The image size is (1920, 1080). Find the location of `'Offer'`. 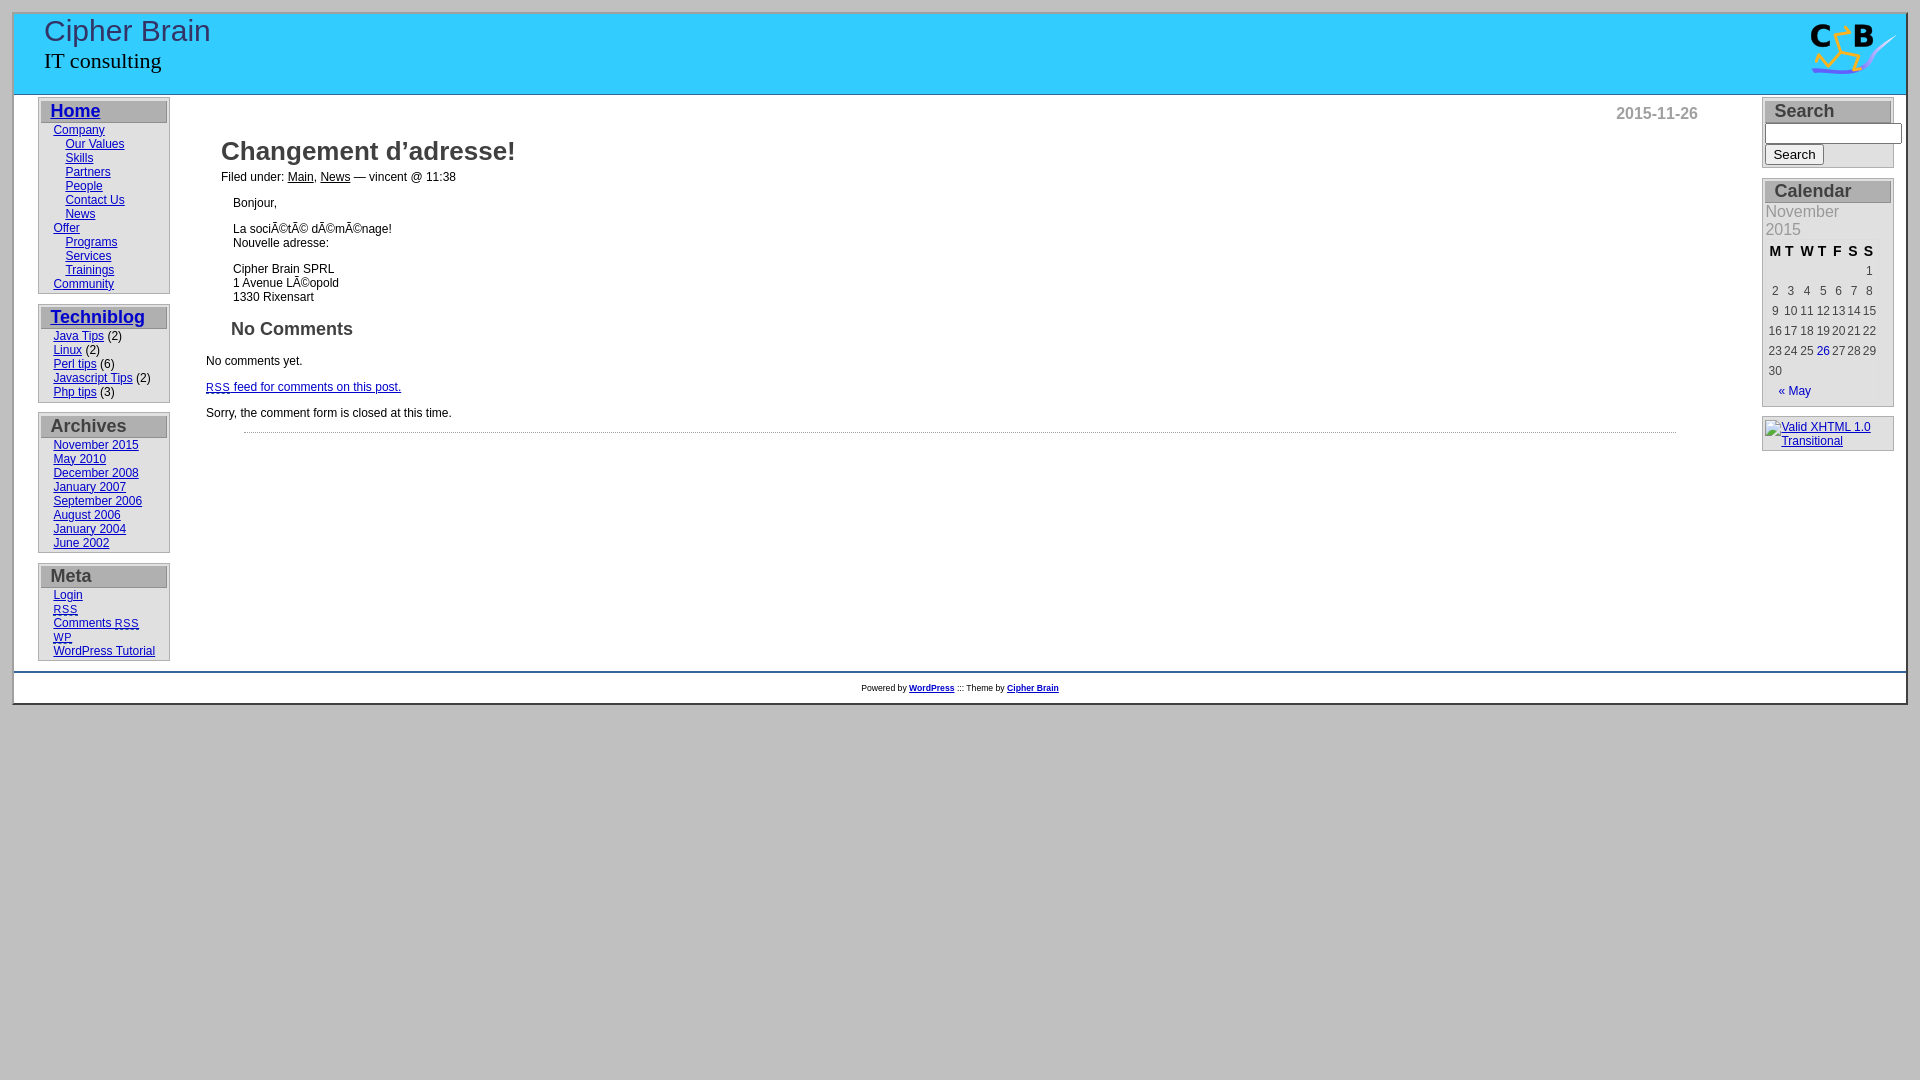

'Offer' is located at coordinates (66, 226).